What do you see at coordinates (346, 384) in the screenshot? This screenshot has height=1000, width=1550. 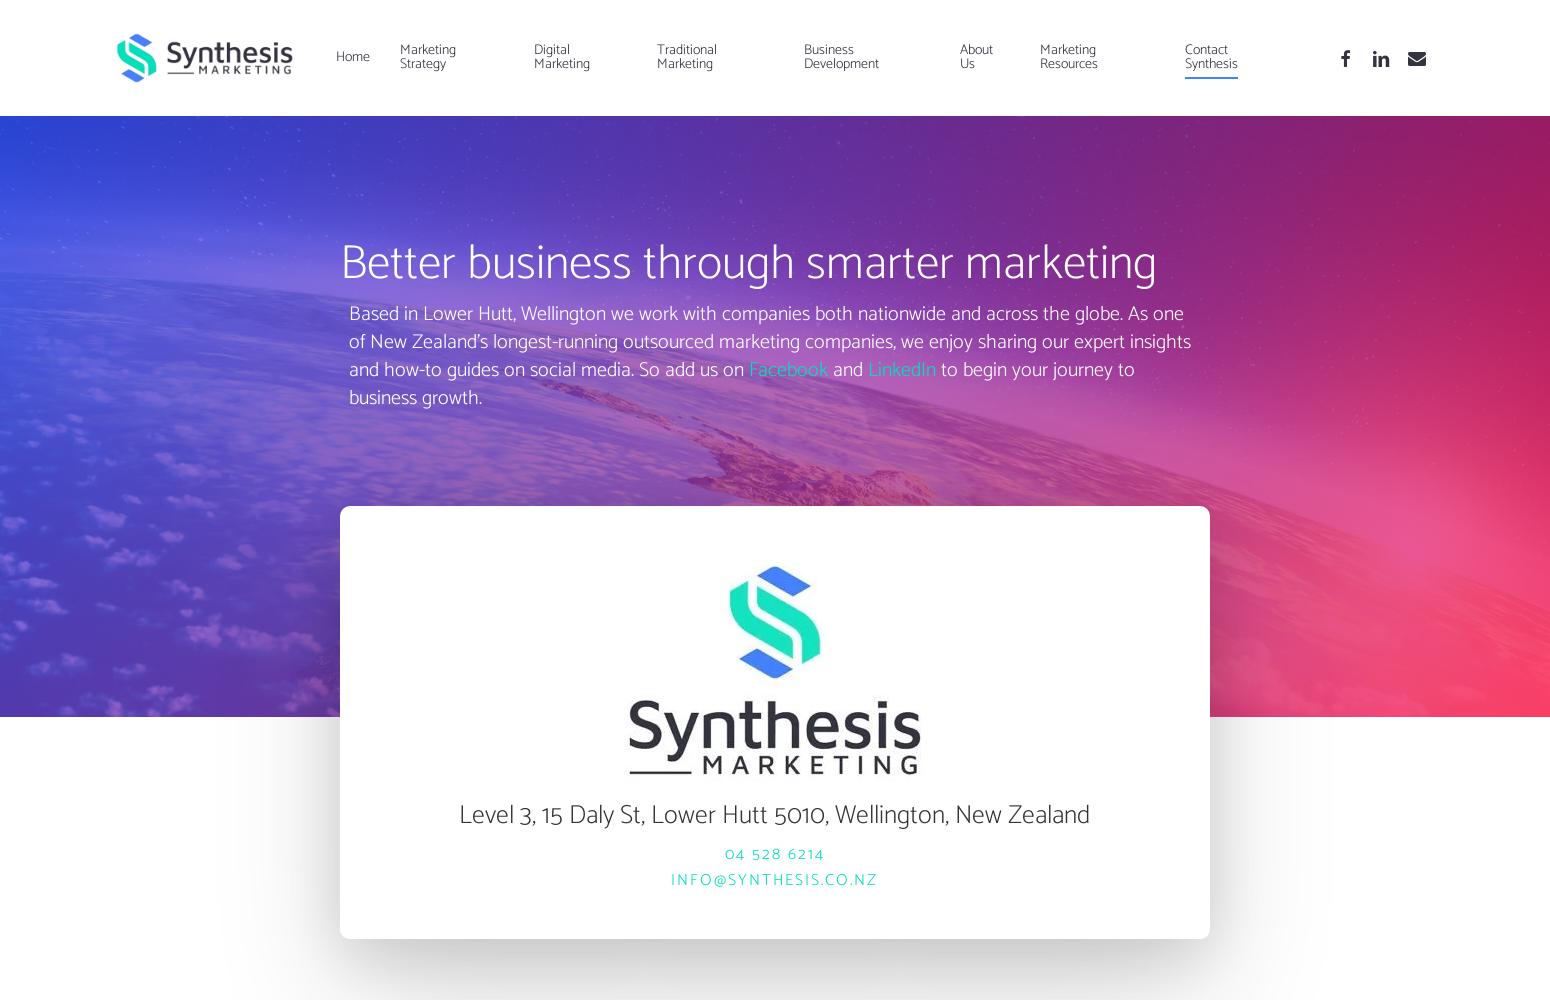 I see `'to begin your journey to business growth.'` at bounding box center [346, 384].